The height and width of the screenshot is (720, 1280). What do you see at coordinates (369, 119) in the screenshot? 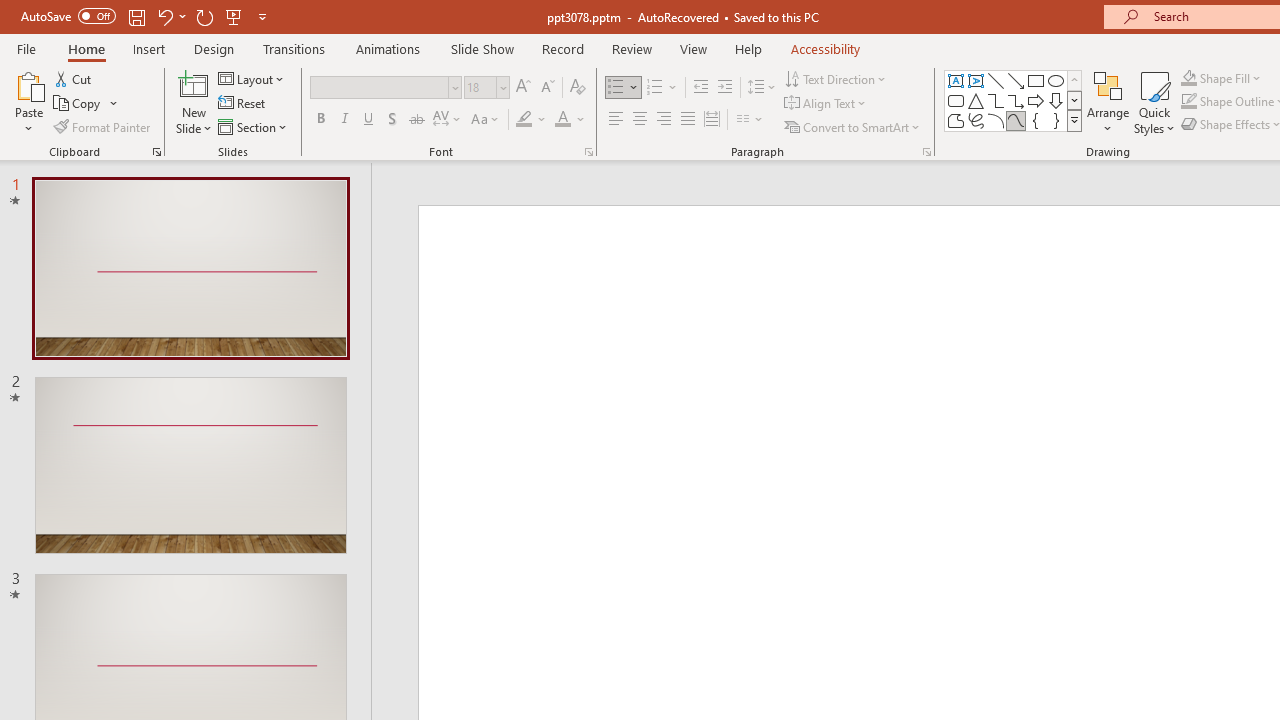
I see `'Underline'` at bounding box center [369, 119].